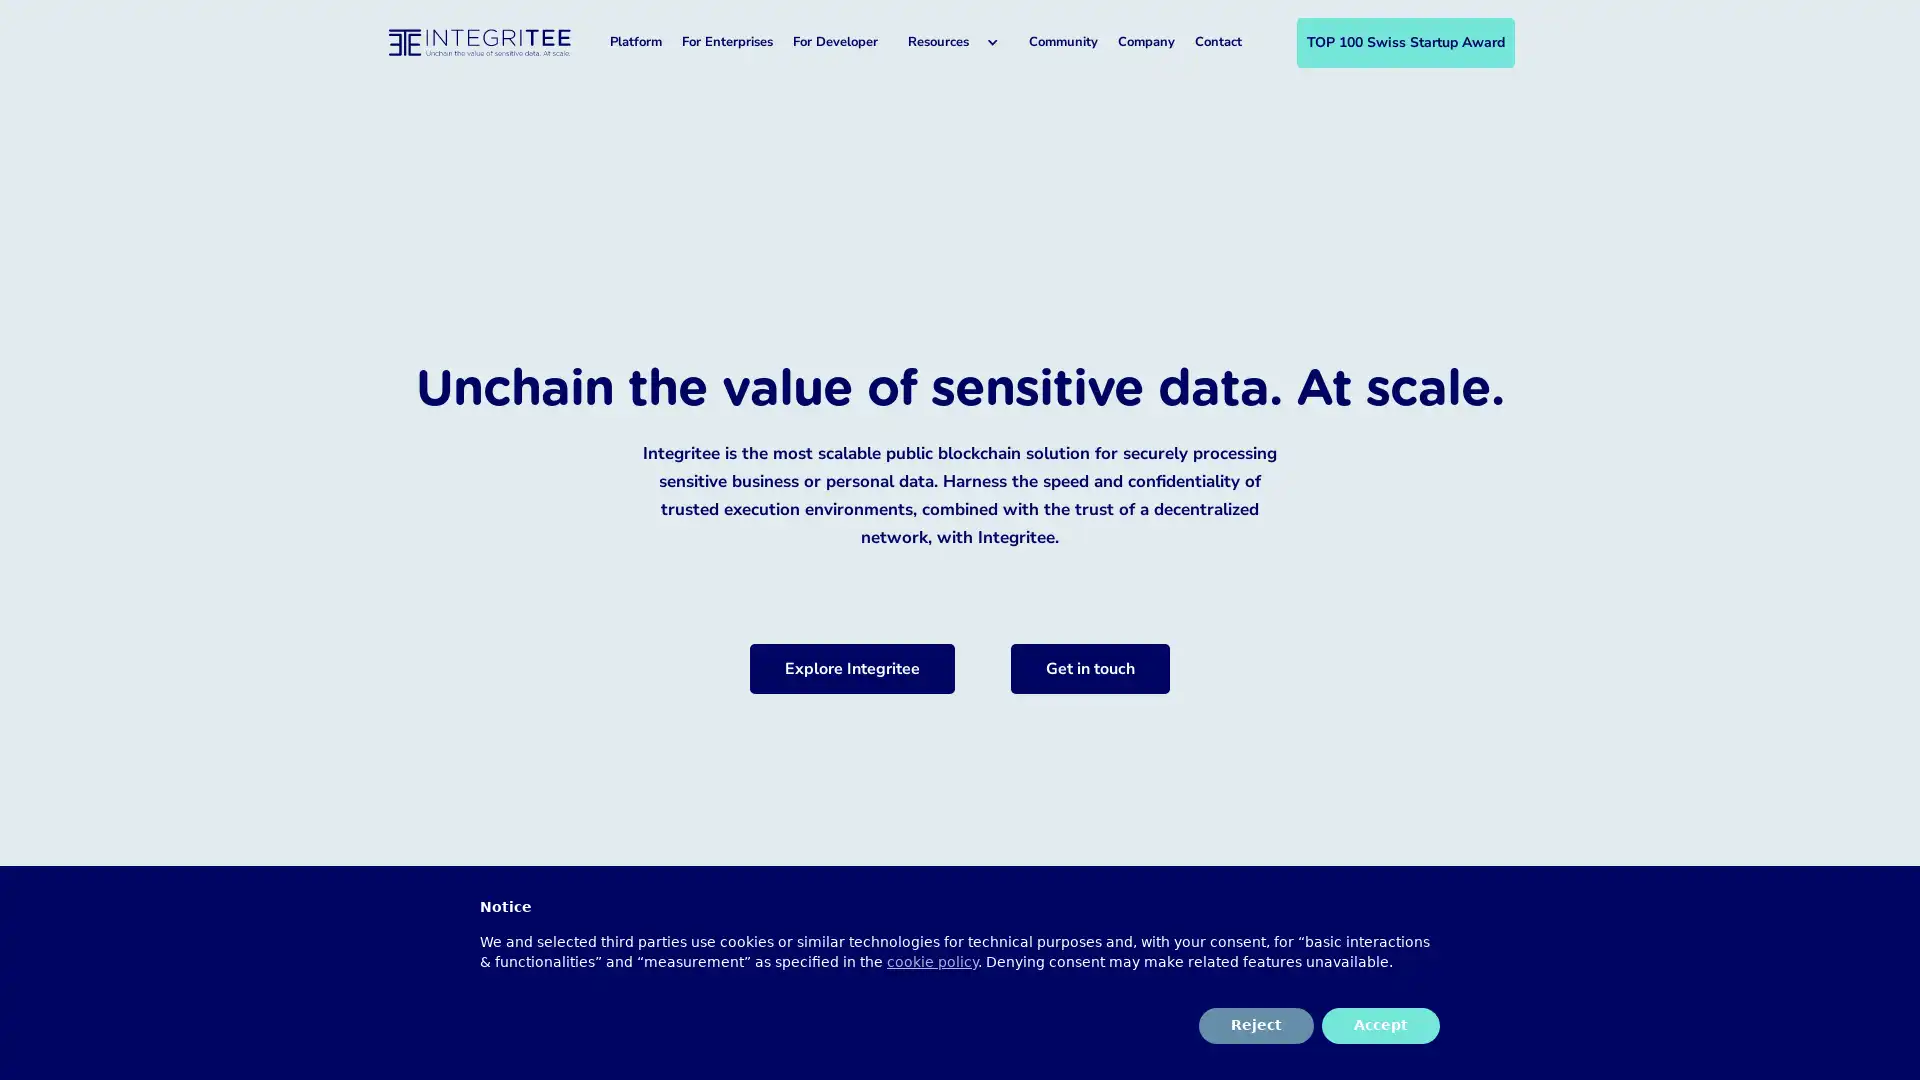  I want to click on Accept, so click(1380, 1026).